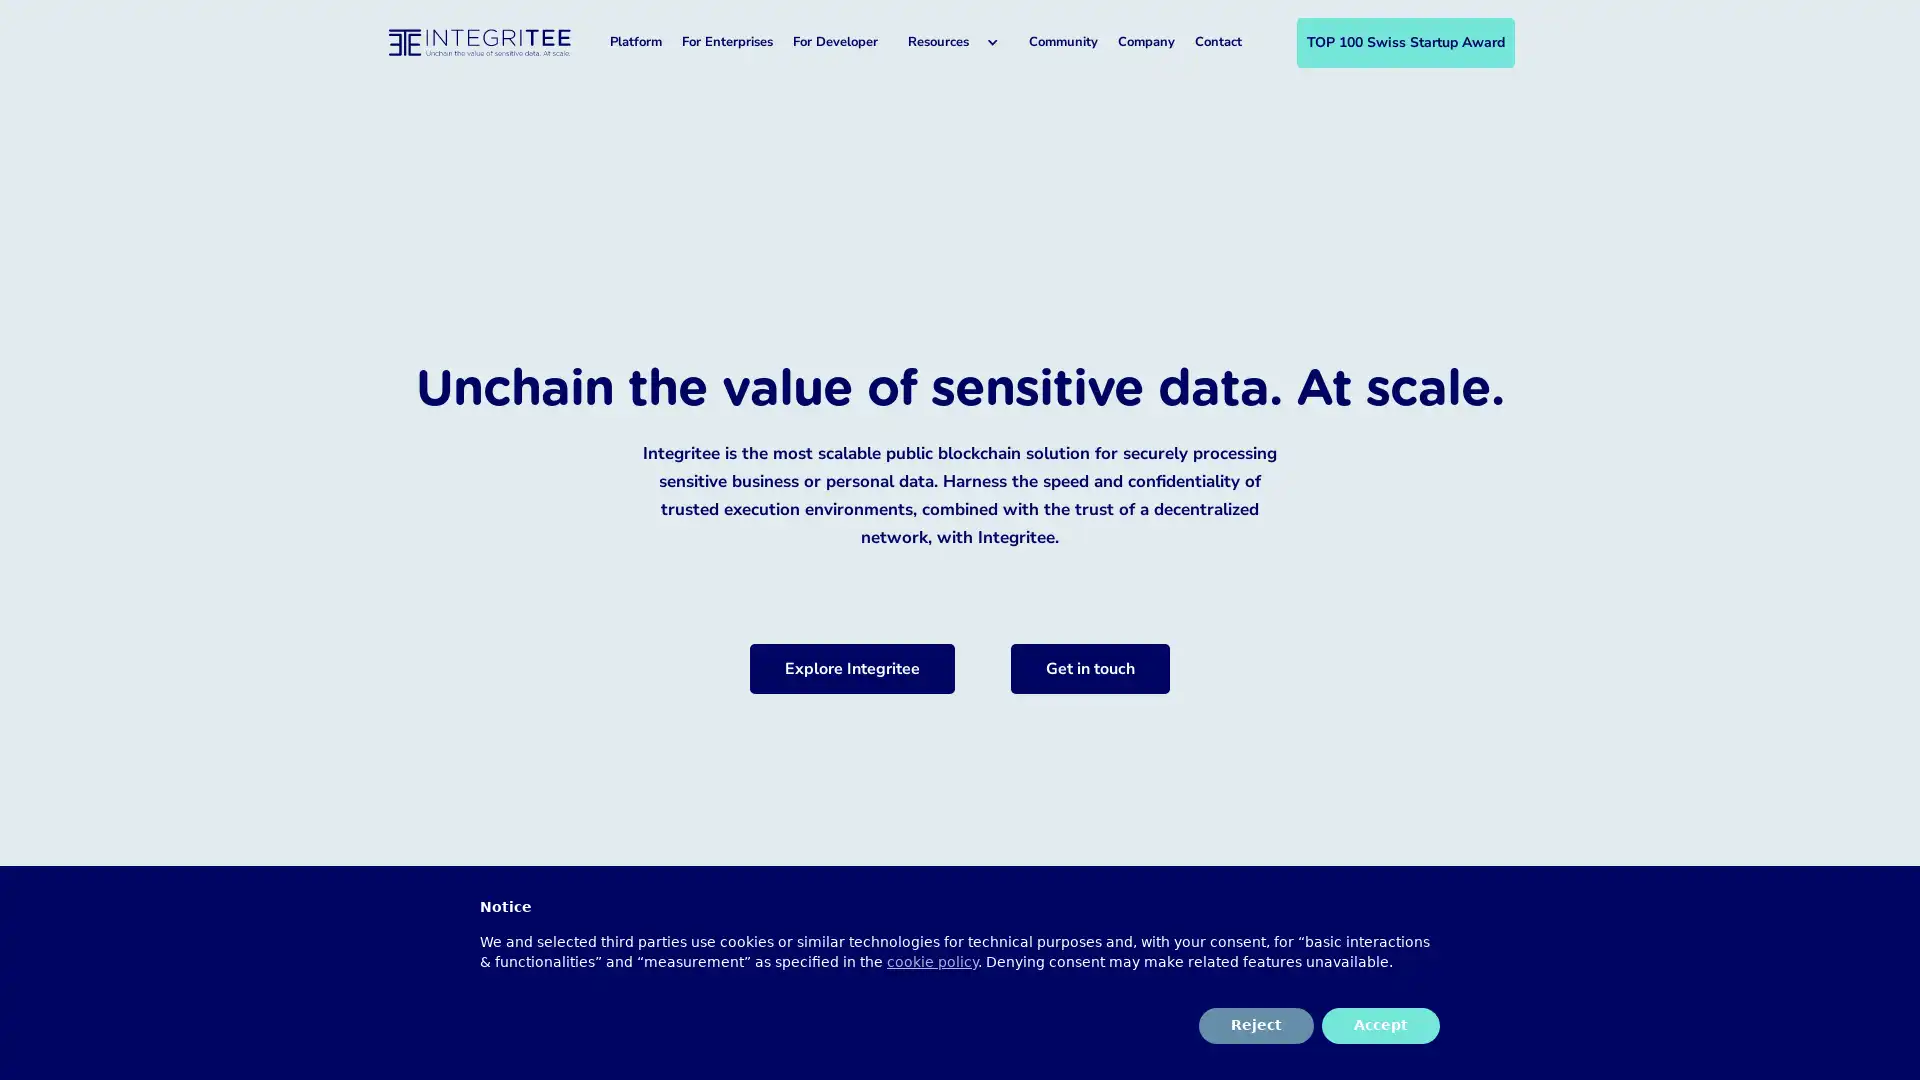  I want to click on Accept, so click(1380, 1026).